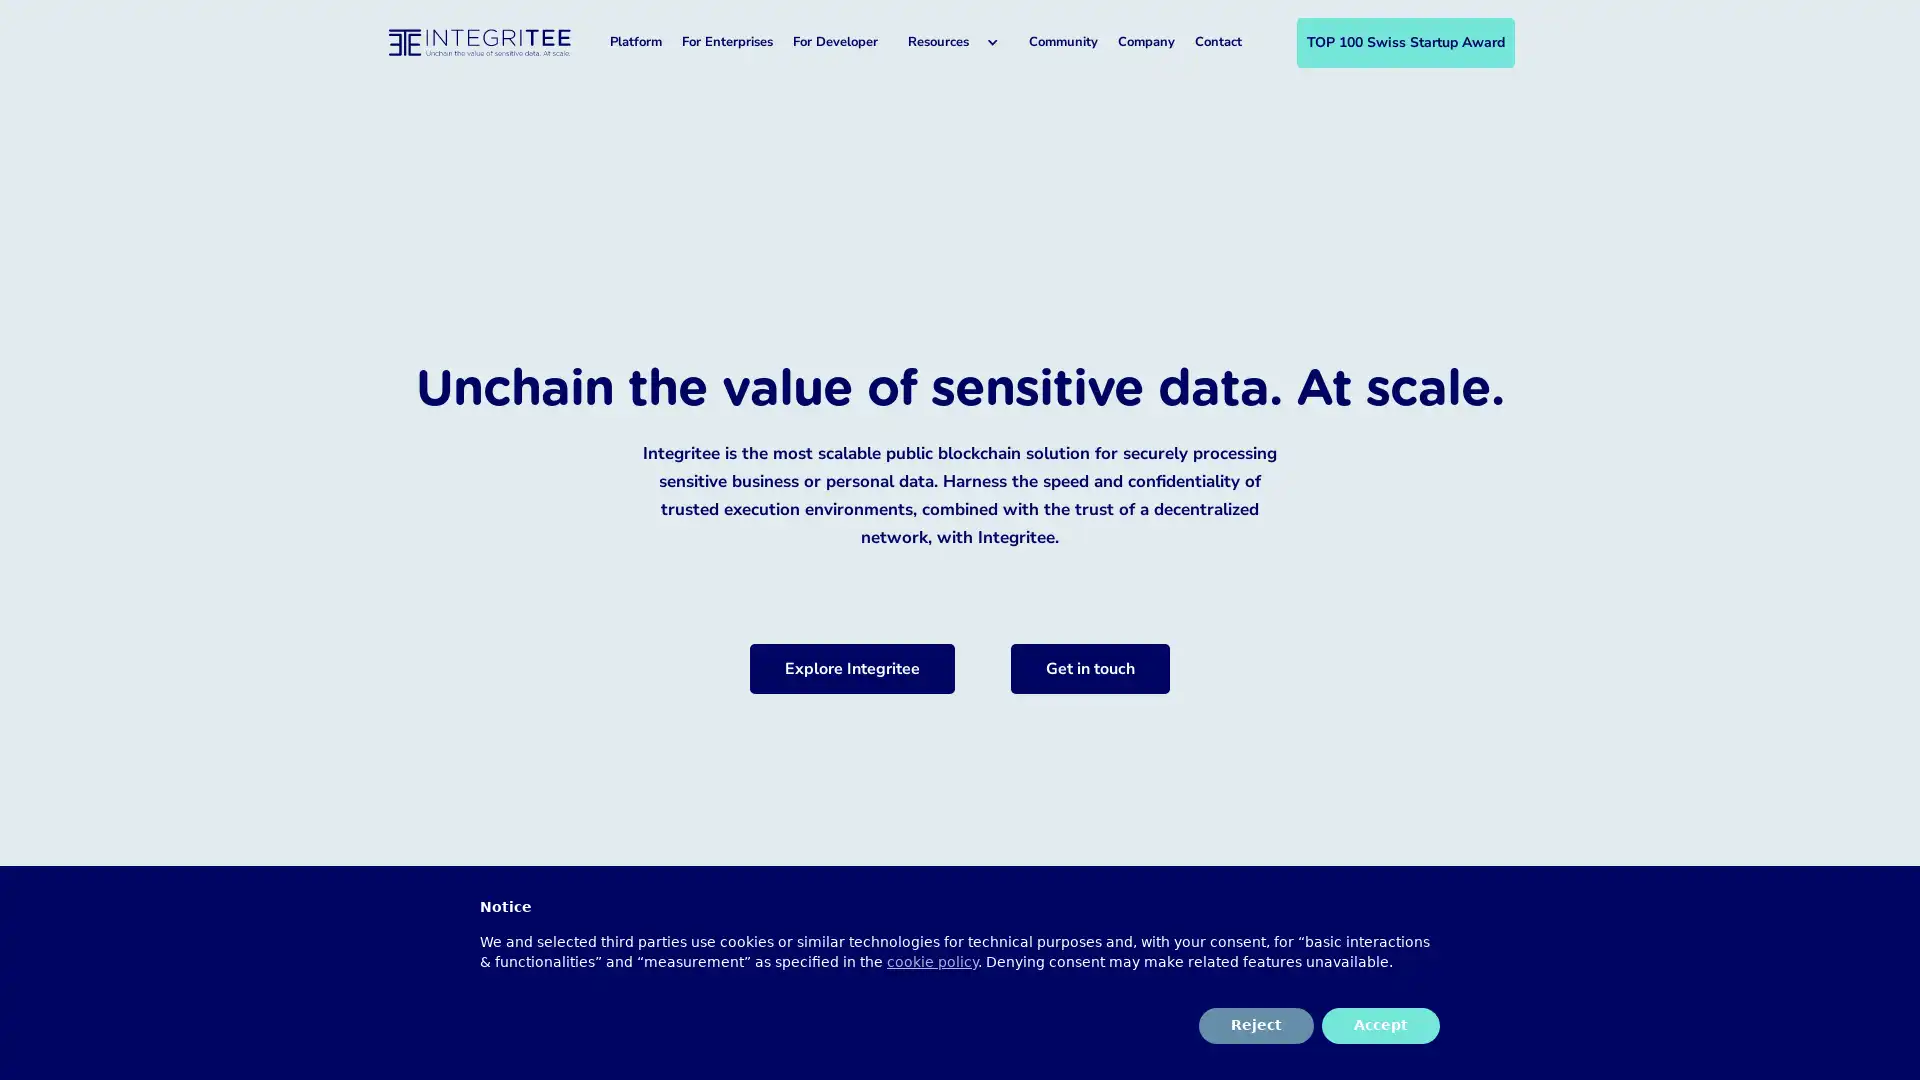  I want to click on Accept, so click(1380, 1026).